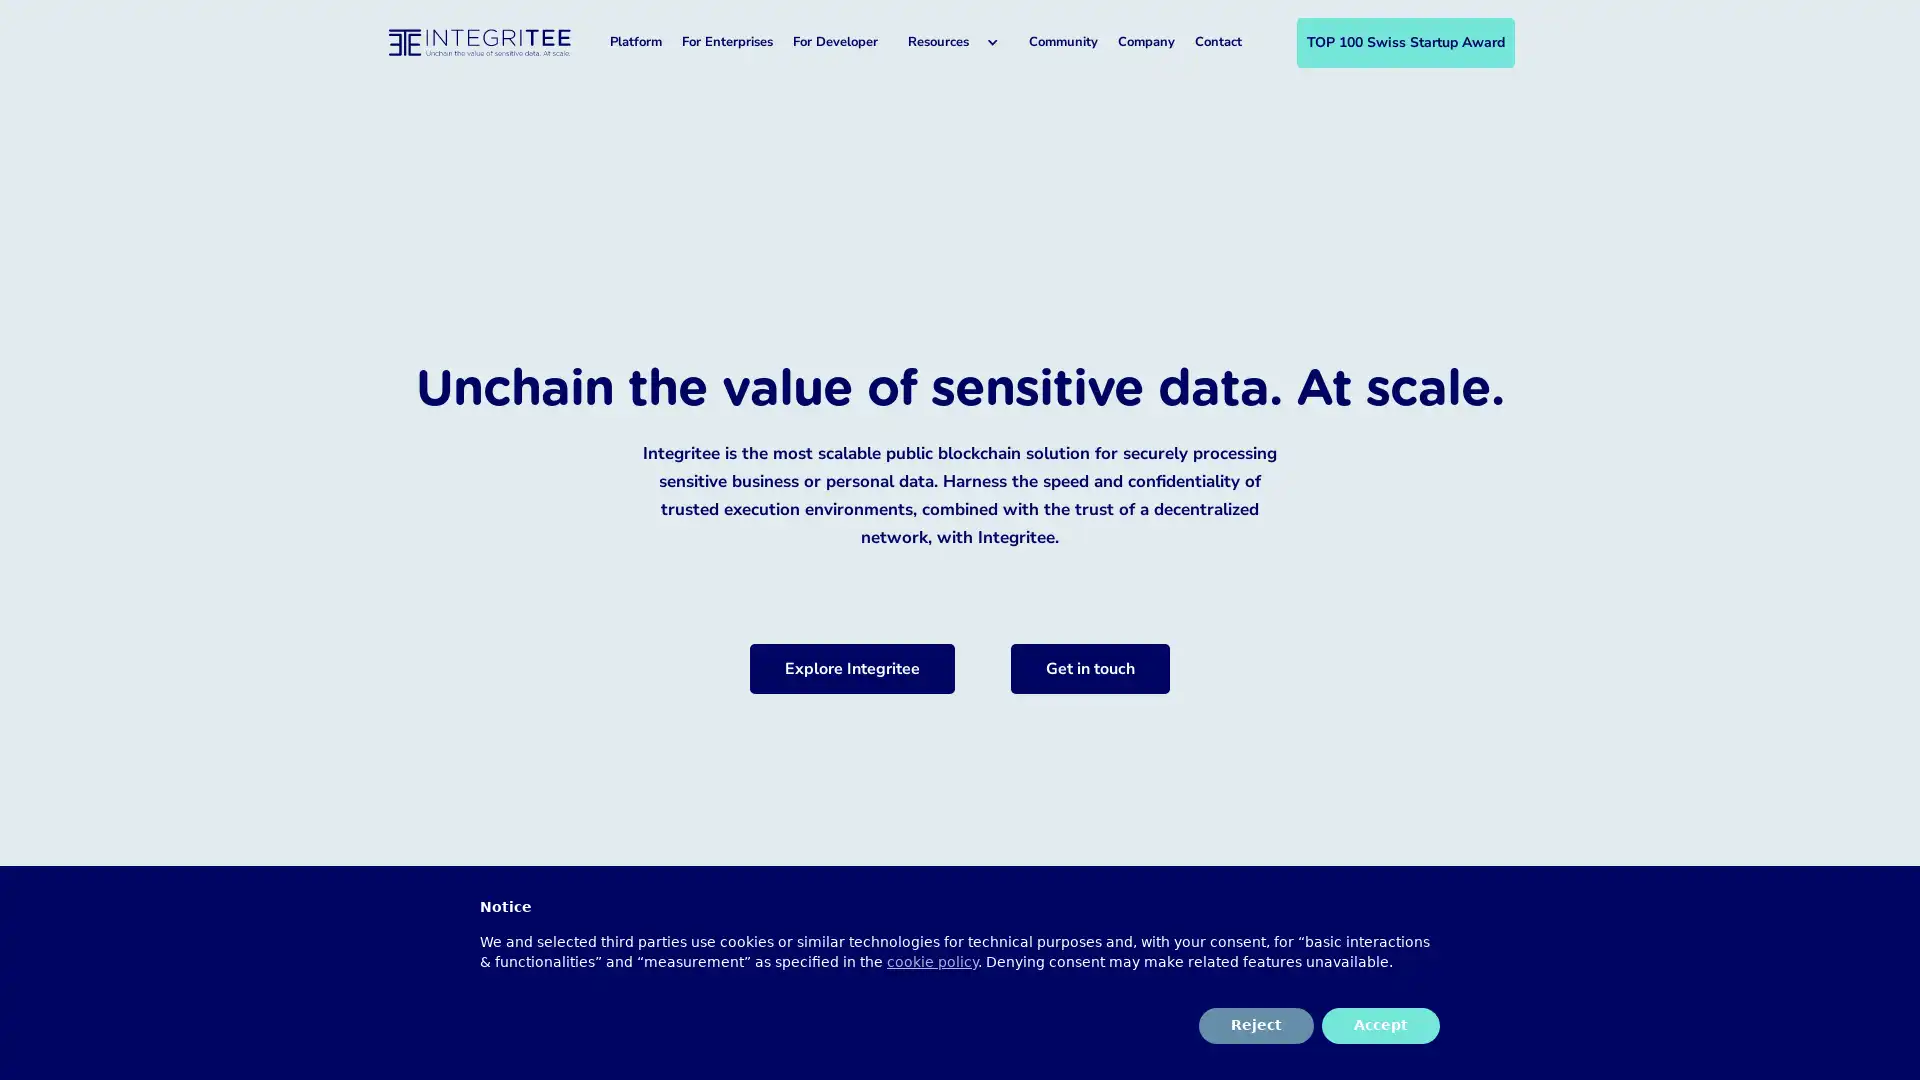  I want to click on Accept, so click(1380, 1026).